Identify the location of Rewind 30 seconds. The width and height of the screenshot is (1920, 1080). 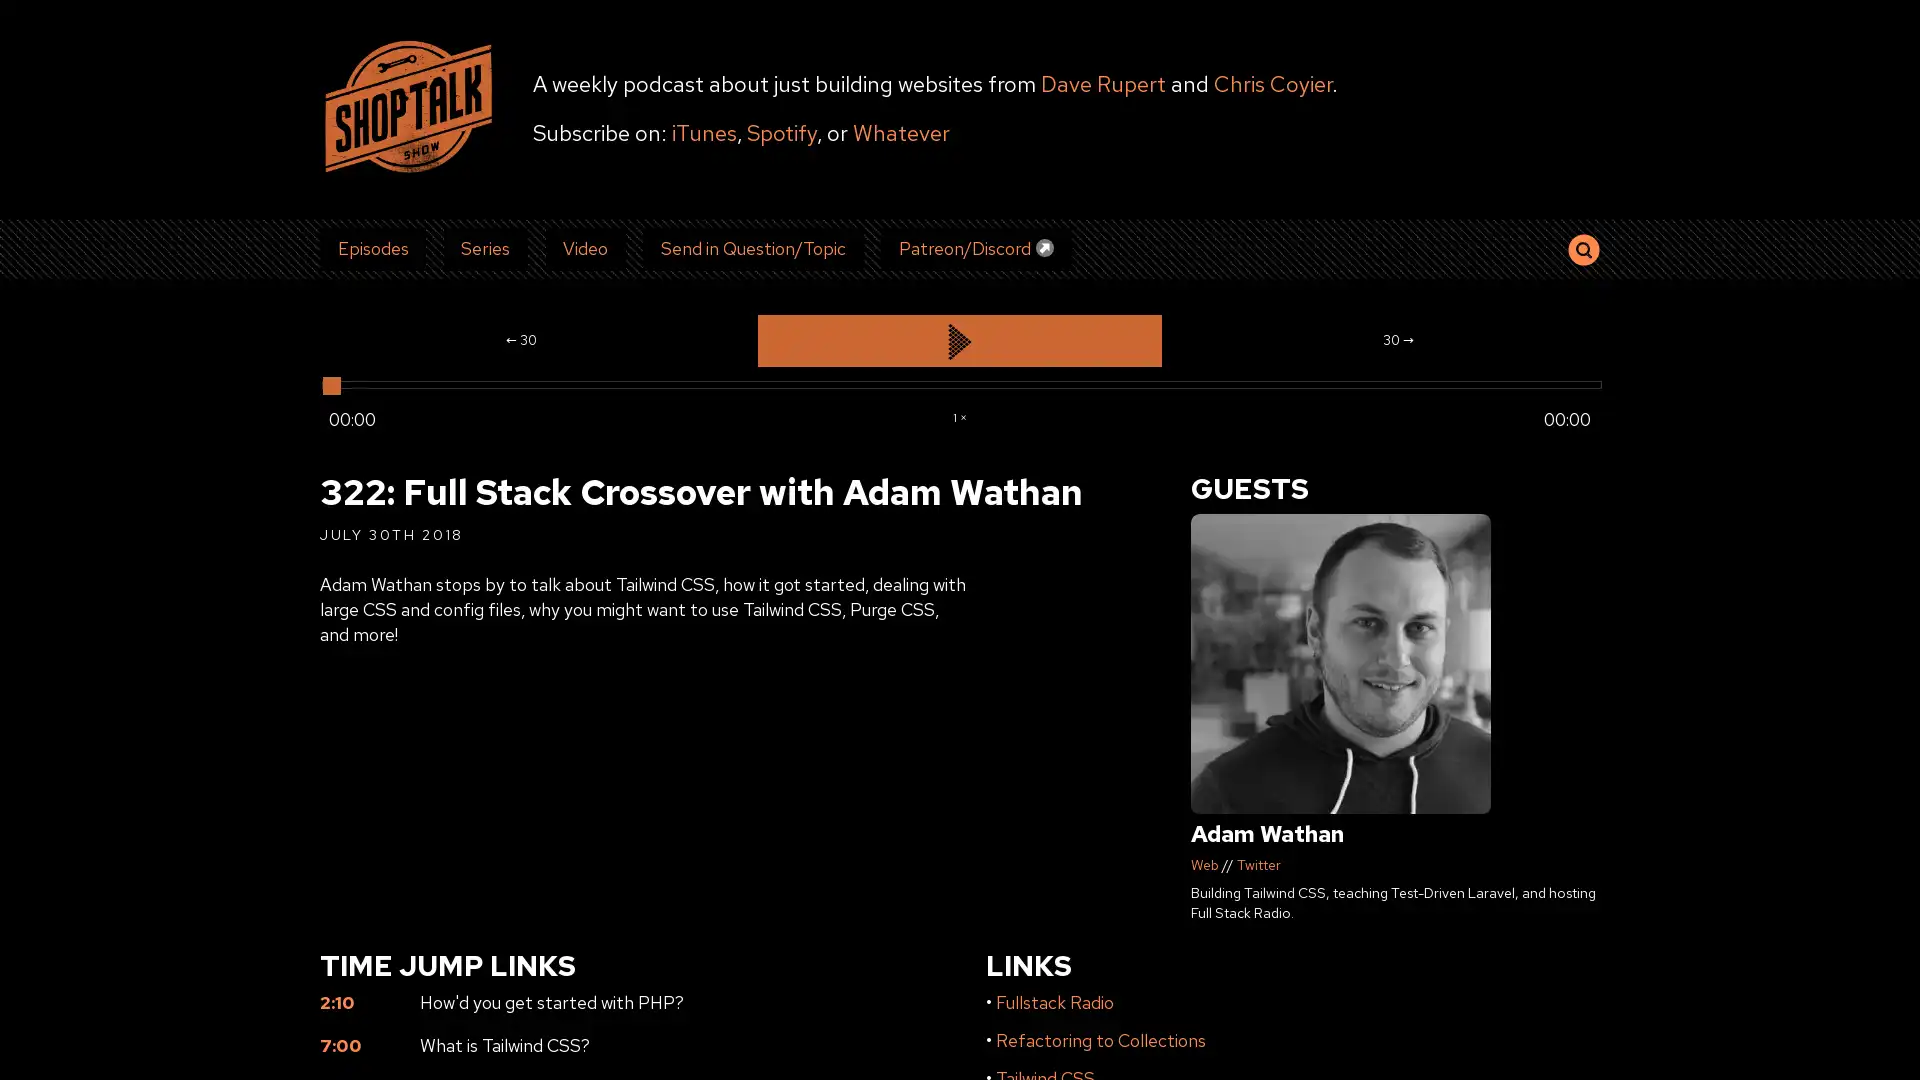
(521, 339).